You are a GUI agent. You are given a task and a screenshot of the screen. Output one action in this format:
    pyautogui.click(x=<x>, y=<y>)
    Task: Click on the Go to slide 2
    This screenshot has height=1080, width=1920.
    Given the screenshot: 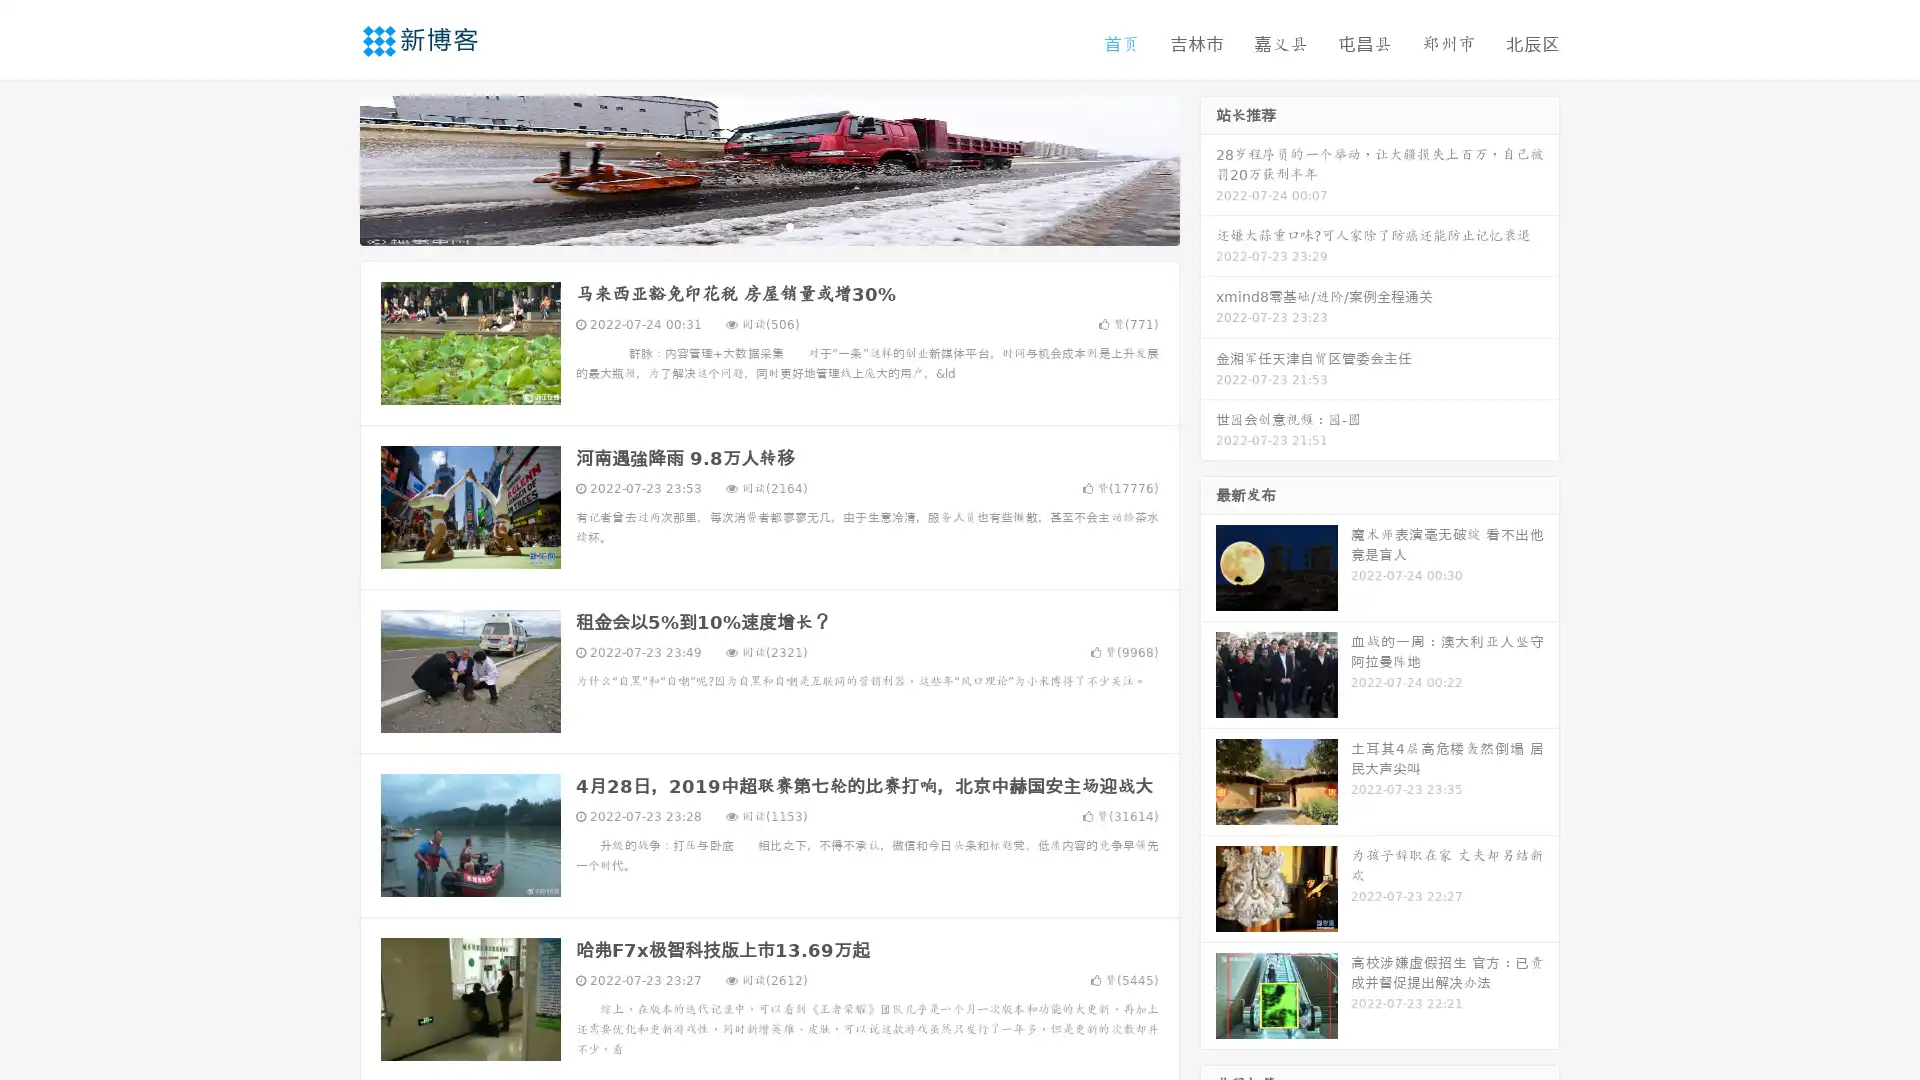 What is the action you would take?
    pyautogui.click(x=768, y=225)
    